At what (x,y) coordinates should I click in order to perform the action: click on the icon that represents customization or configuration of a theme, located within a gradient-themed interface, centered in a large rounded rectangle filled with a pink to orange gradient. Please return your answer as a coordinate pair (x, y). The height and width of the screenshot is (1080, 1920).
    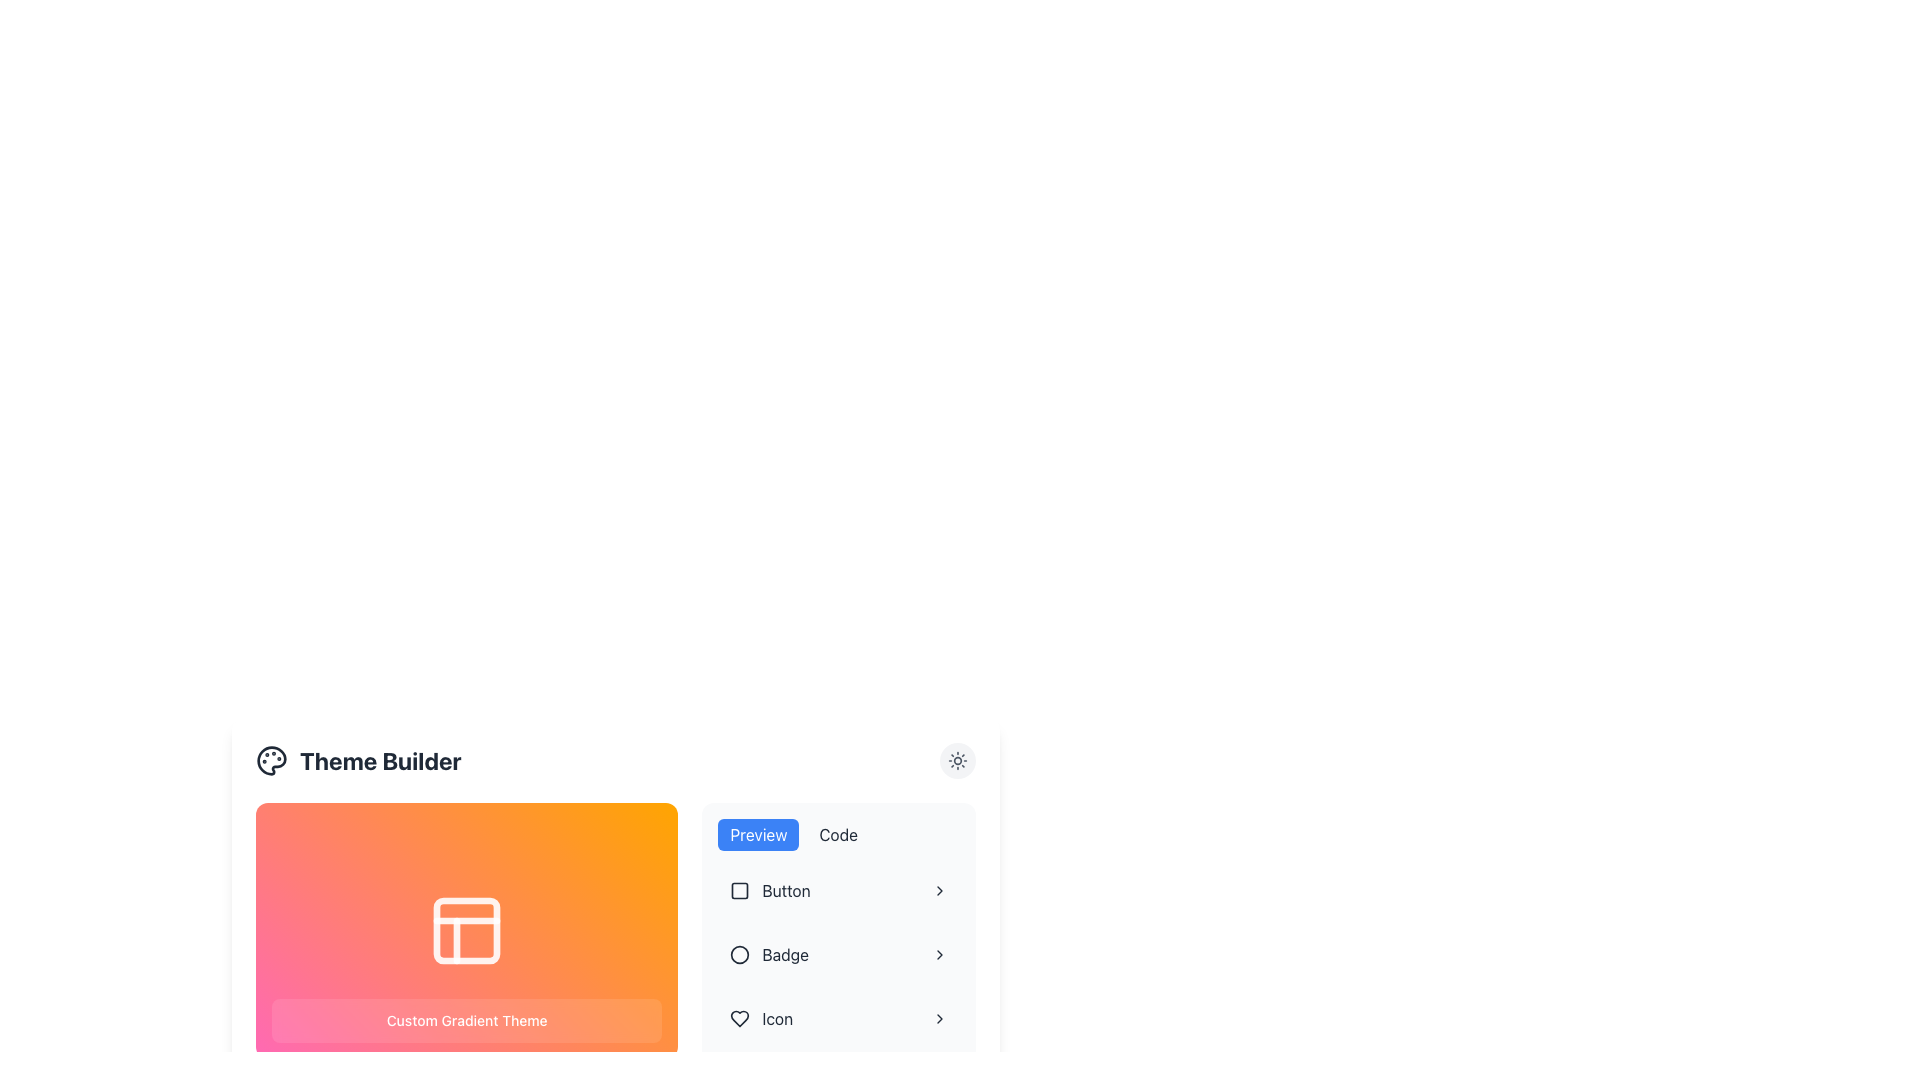
    Looking at the image, I should click on (466, 930).